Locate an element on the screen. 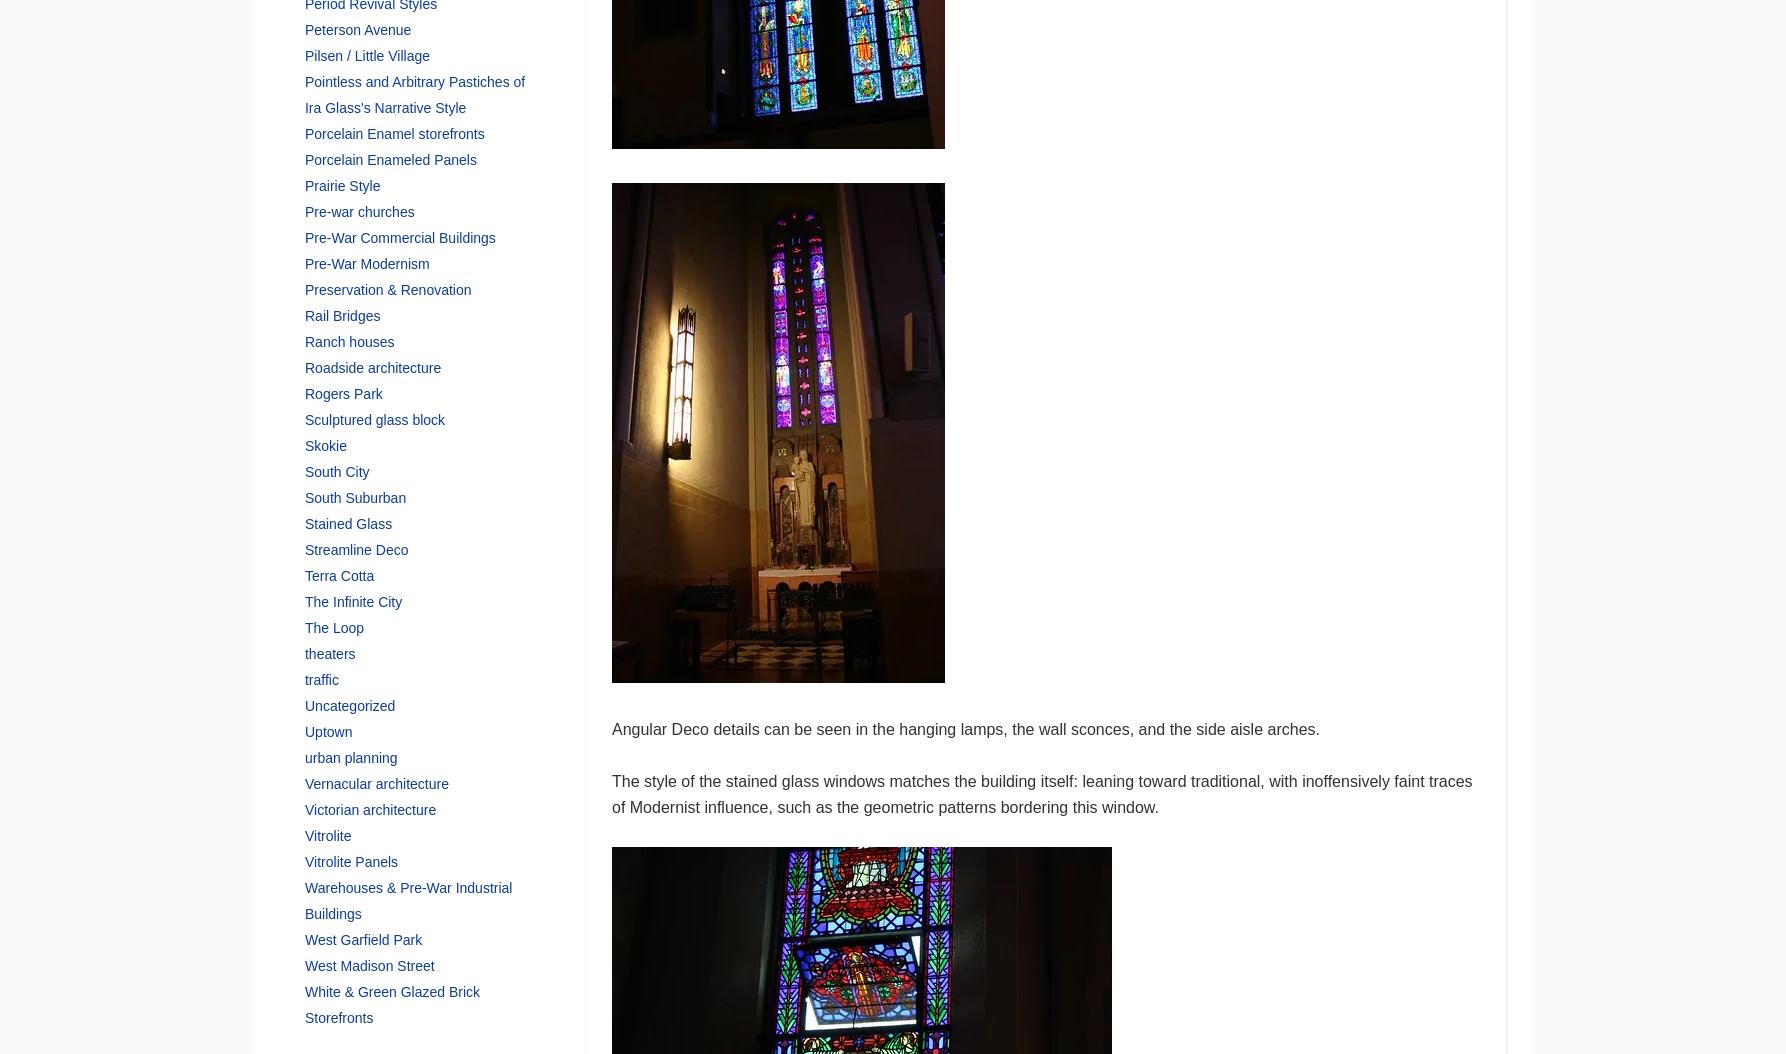 Image resolution: width=1786 pixels, height=1054 pixels. 'Warehouses & Pre-War Industrial Buildings' is located at coordinates (303, 899).